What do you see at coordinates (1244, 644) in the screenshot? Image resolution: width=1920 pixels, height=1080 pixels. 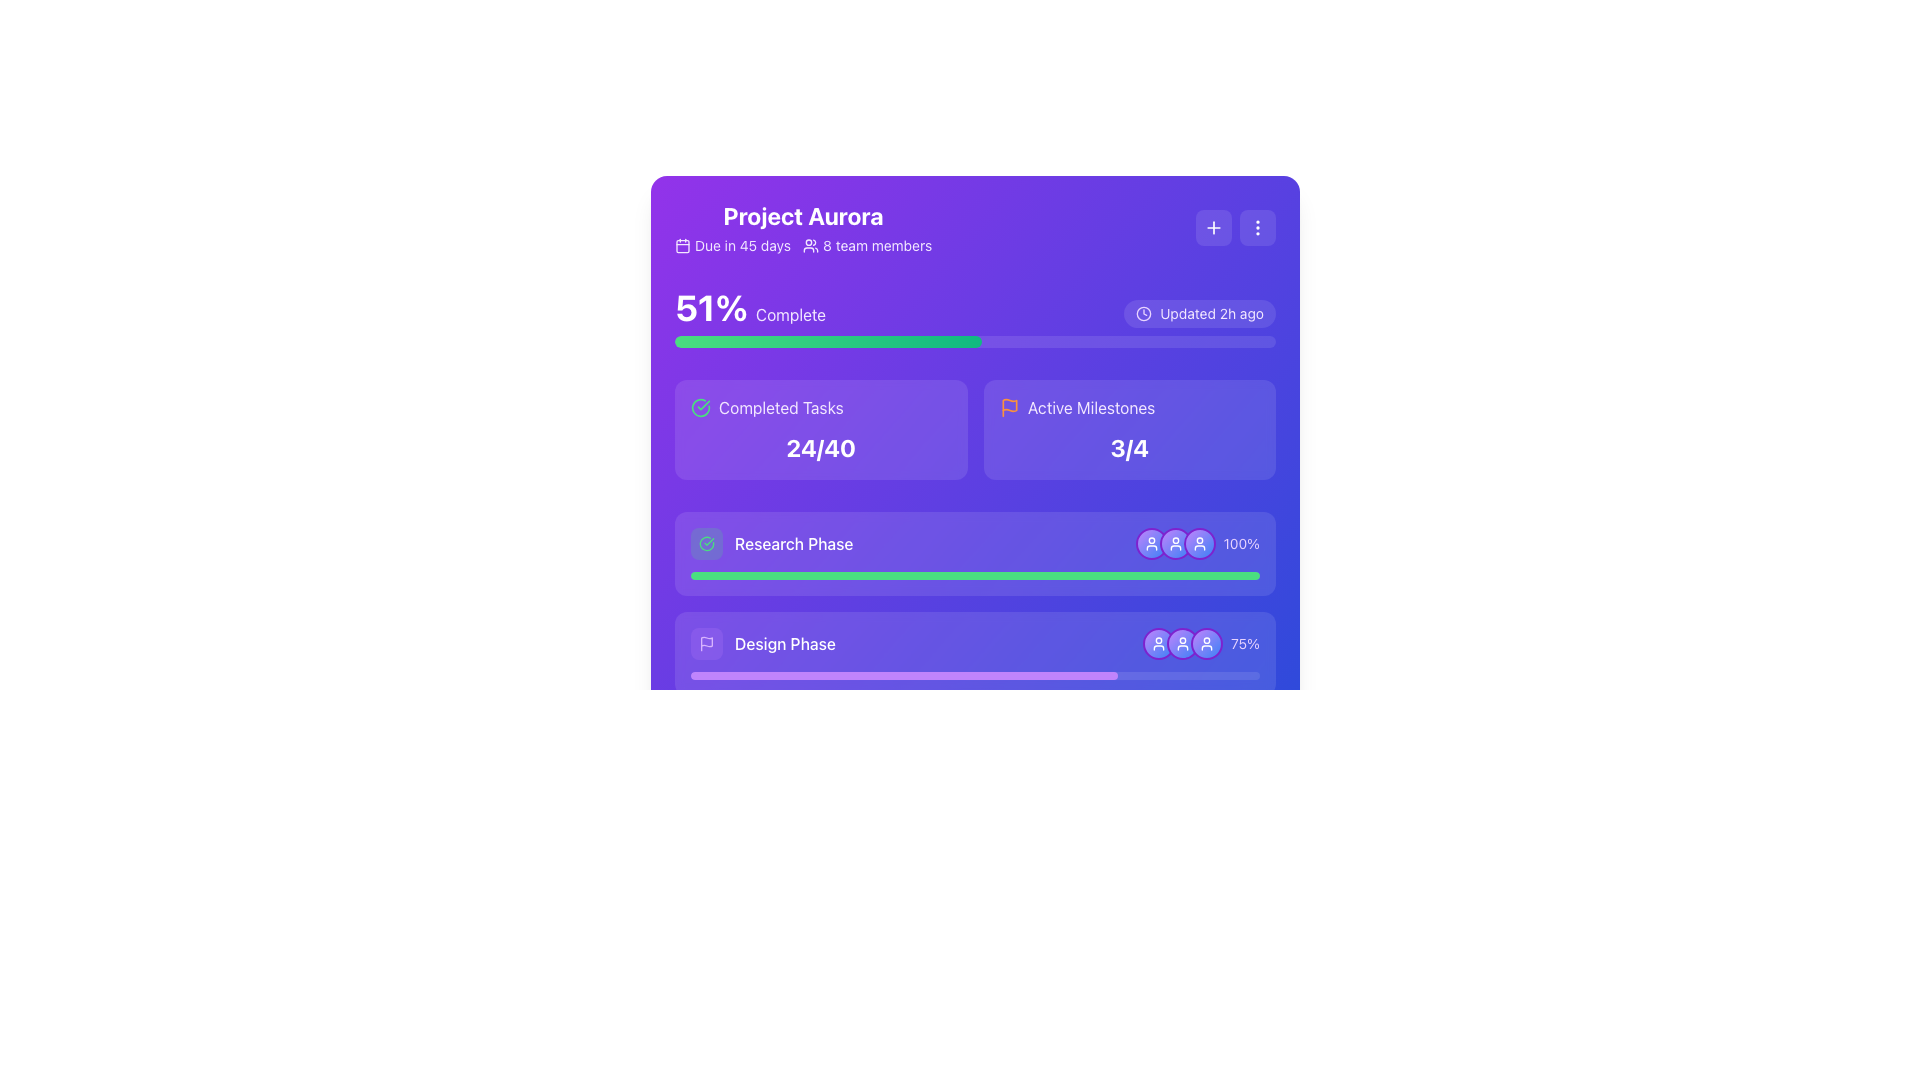 I see `the Text Label that displays the completion percentage of the specific phase in the 'Design Phase' section, located on the right-hand side of the horizontal arrangement of elements` at bounding box center [1244, 644].